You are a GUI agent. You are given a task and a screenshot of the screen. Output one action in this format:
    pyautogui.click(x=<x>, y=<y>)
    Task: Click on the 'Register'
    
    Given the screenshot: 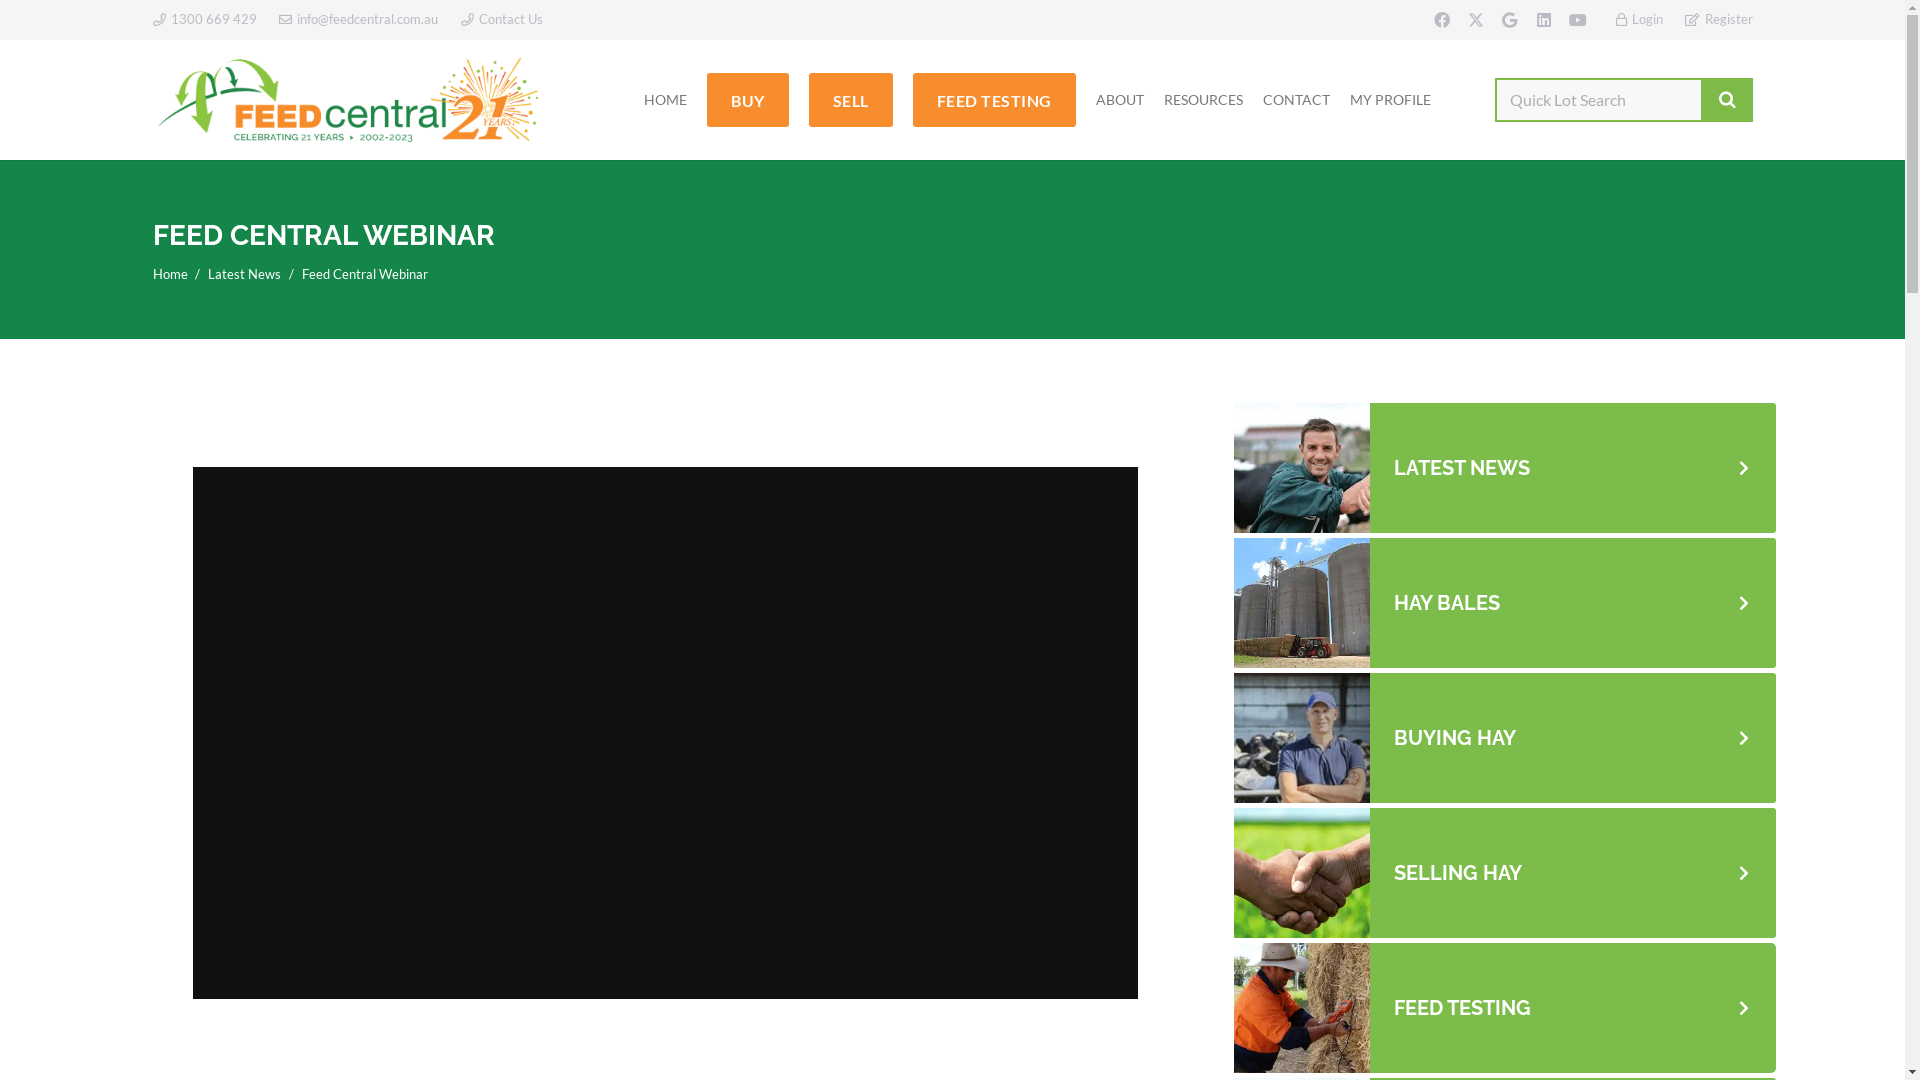 What is the action you would take?
    pyautogui.click(x=1717, y=19)
    